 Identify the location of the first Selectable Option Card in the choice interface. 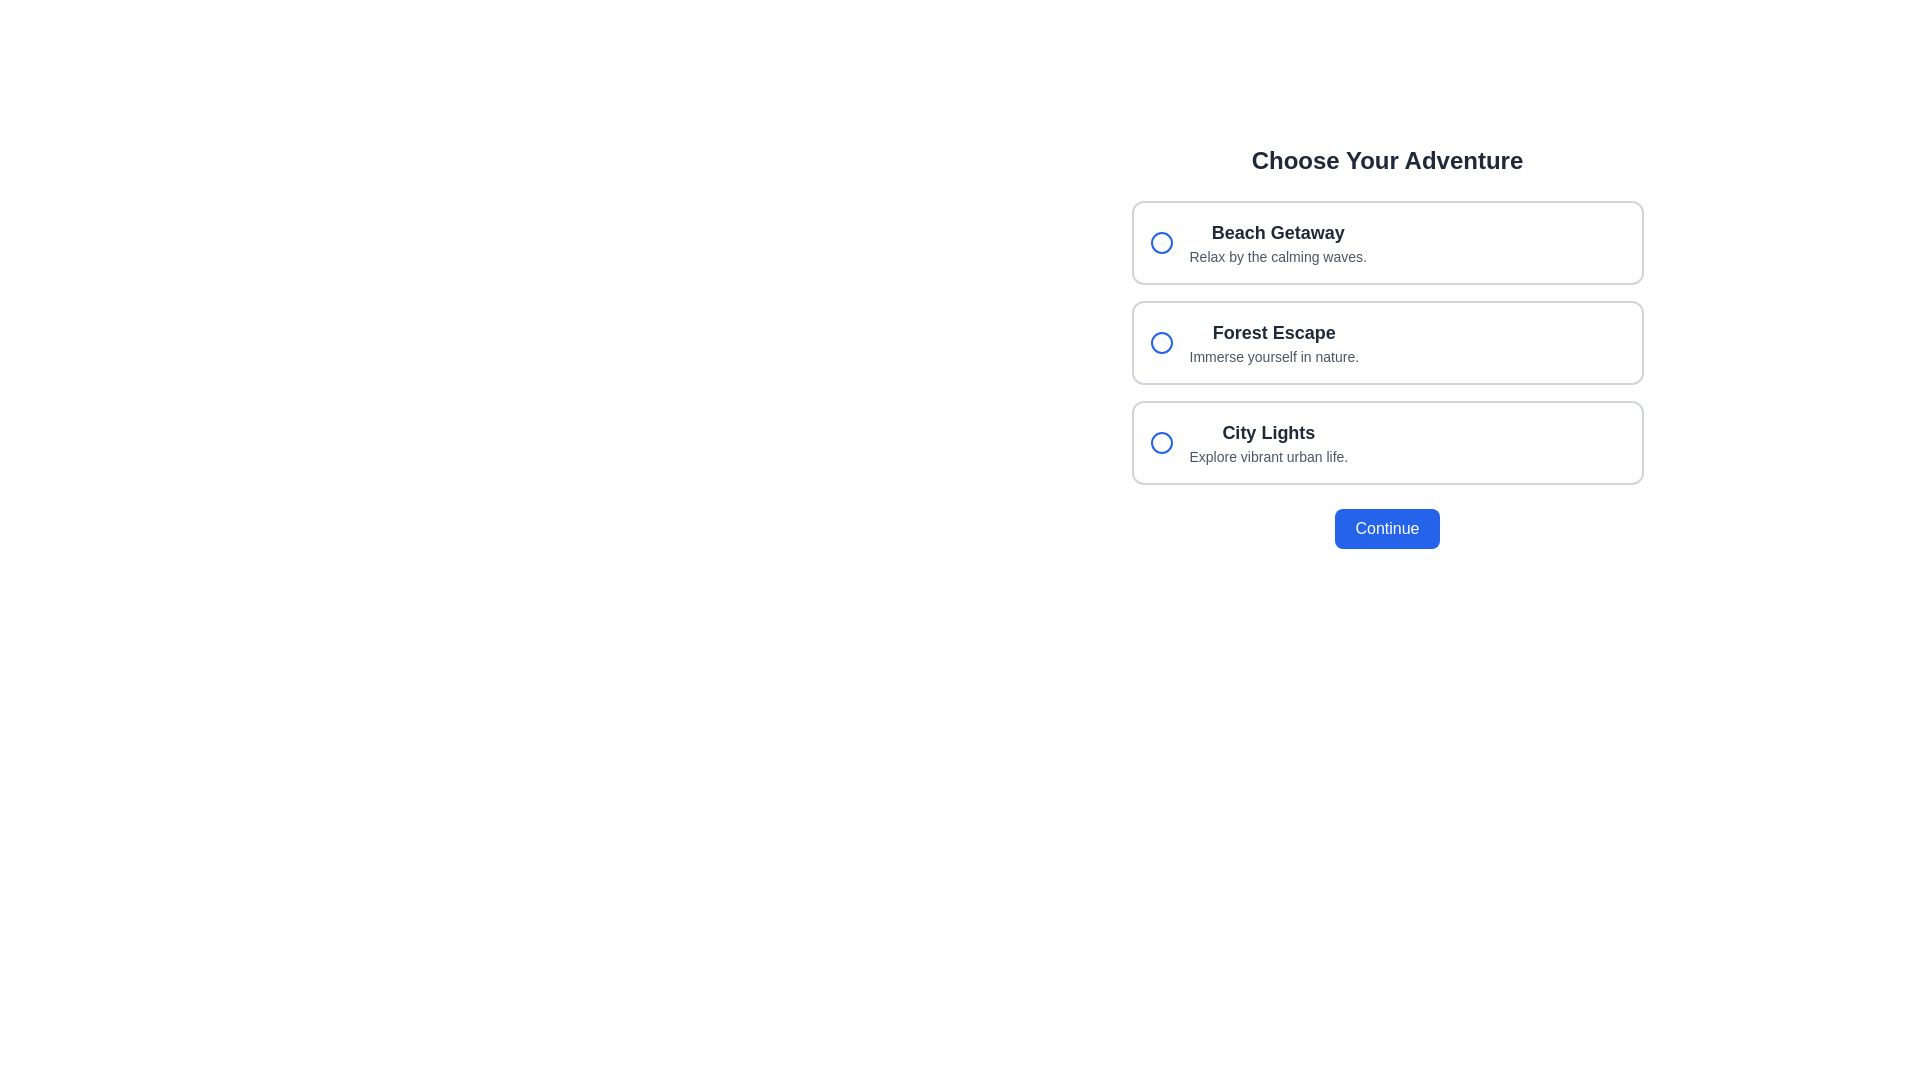
(1386, 242).